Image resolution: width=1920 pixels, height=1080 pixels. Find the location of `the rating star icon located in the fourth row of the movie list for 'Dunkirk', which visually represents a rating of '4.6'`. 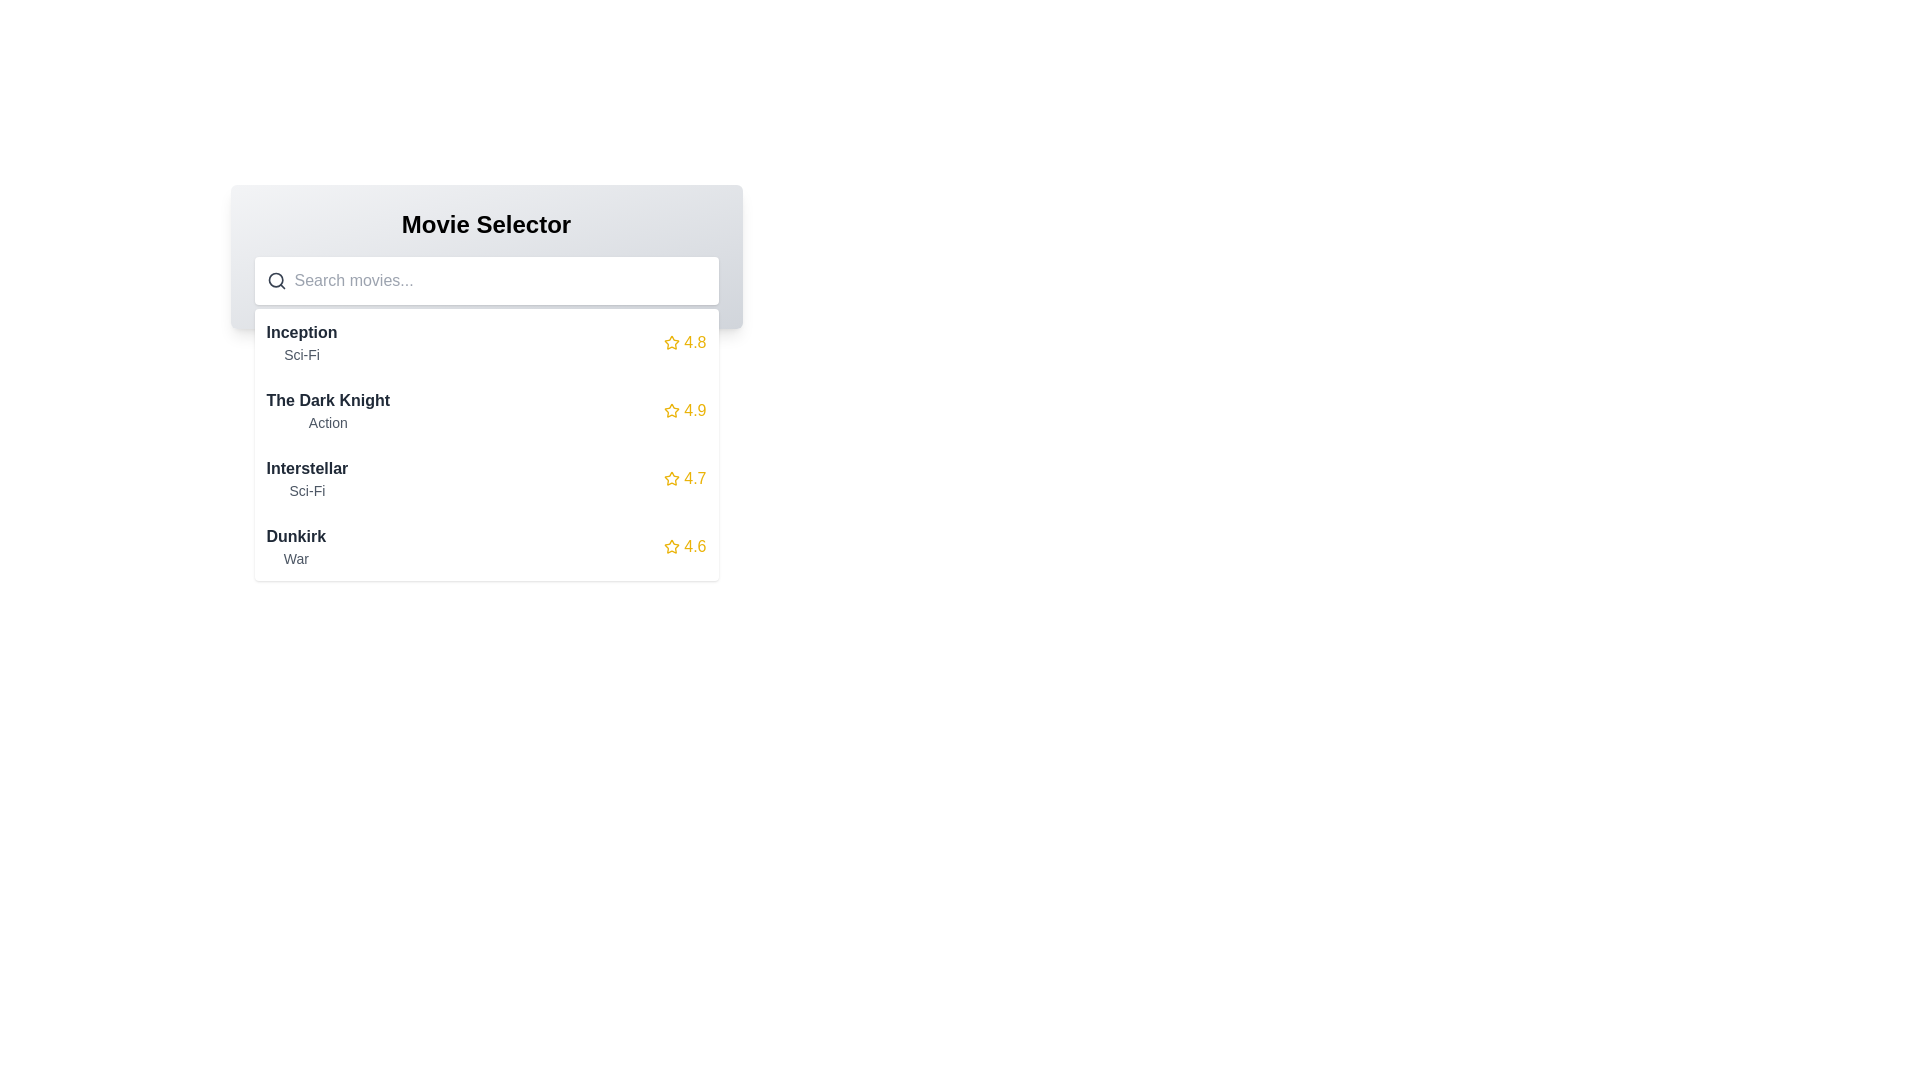

the rating star icon located in the fourth row of the movie list for 'Dunkirk', which visually represents a rating of '4.6' is located at coordinates (672, 547).